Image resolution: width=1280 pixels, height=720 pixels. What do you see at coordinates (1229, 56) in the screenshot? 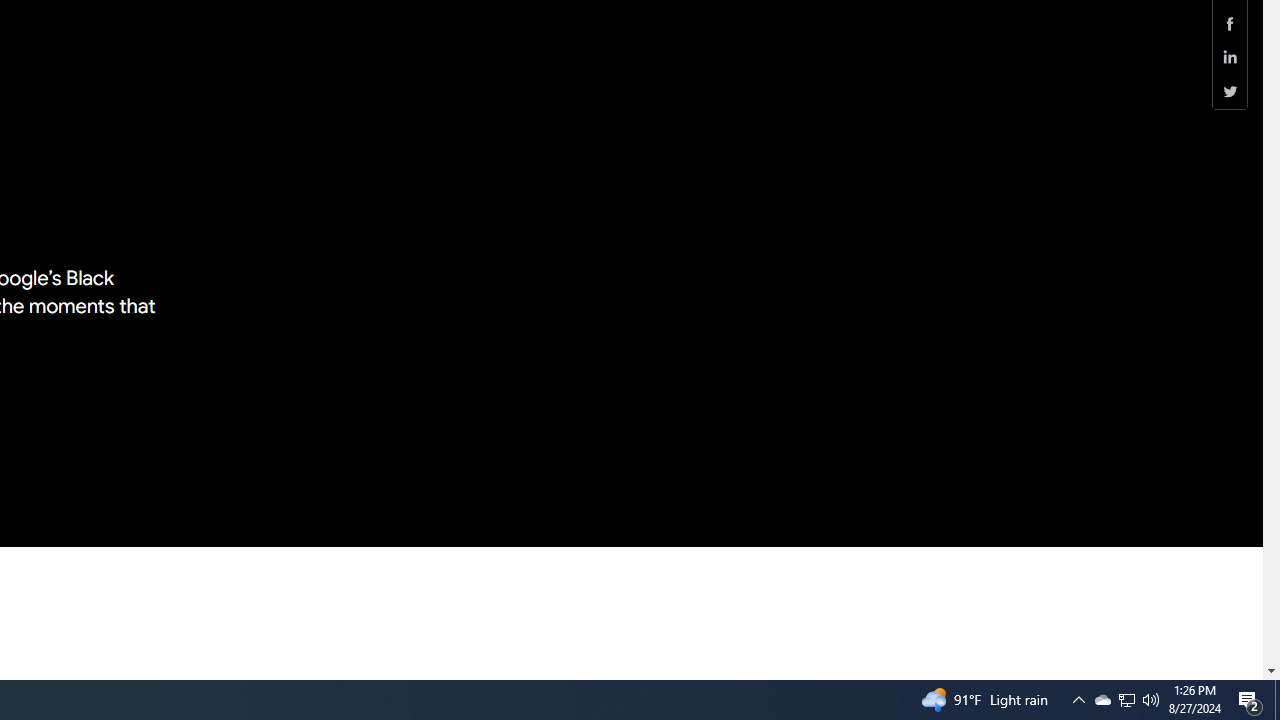
I see `'Share this page (LinkedIn)'` at bounding box center [1229, 56].